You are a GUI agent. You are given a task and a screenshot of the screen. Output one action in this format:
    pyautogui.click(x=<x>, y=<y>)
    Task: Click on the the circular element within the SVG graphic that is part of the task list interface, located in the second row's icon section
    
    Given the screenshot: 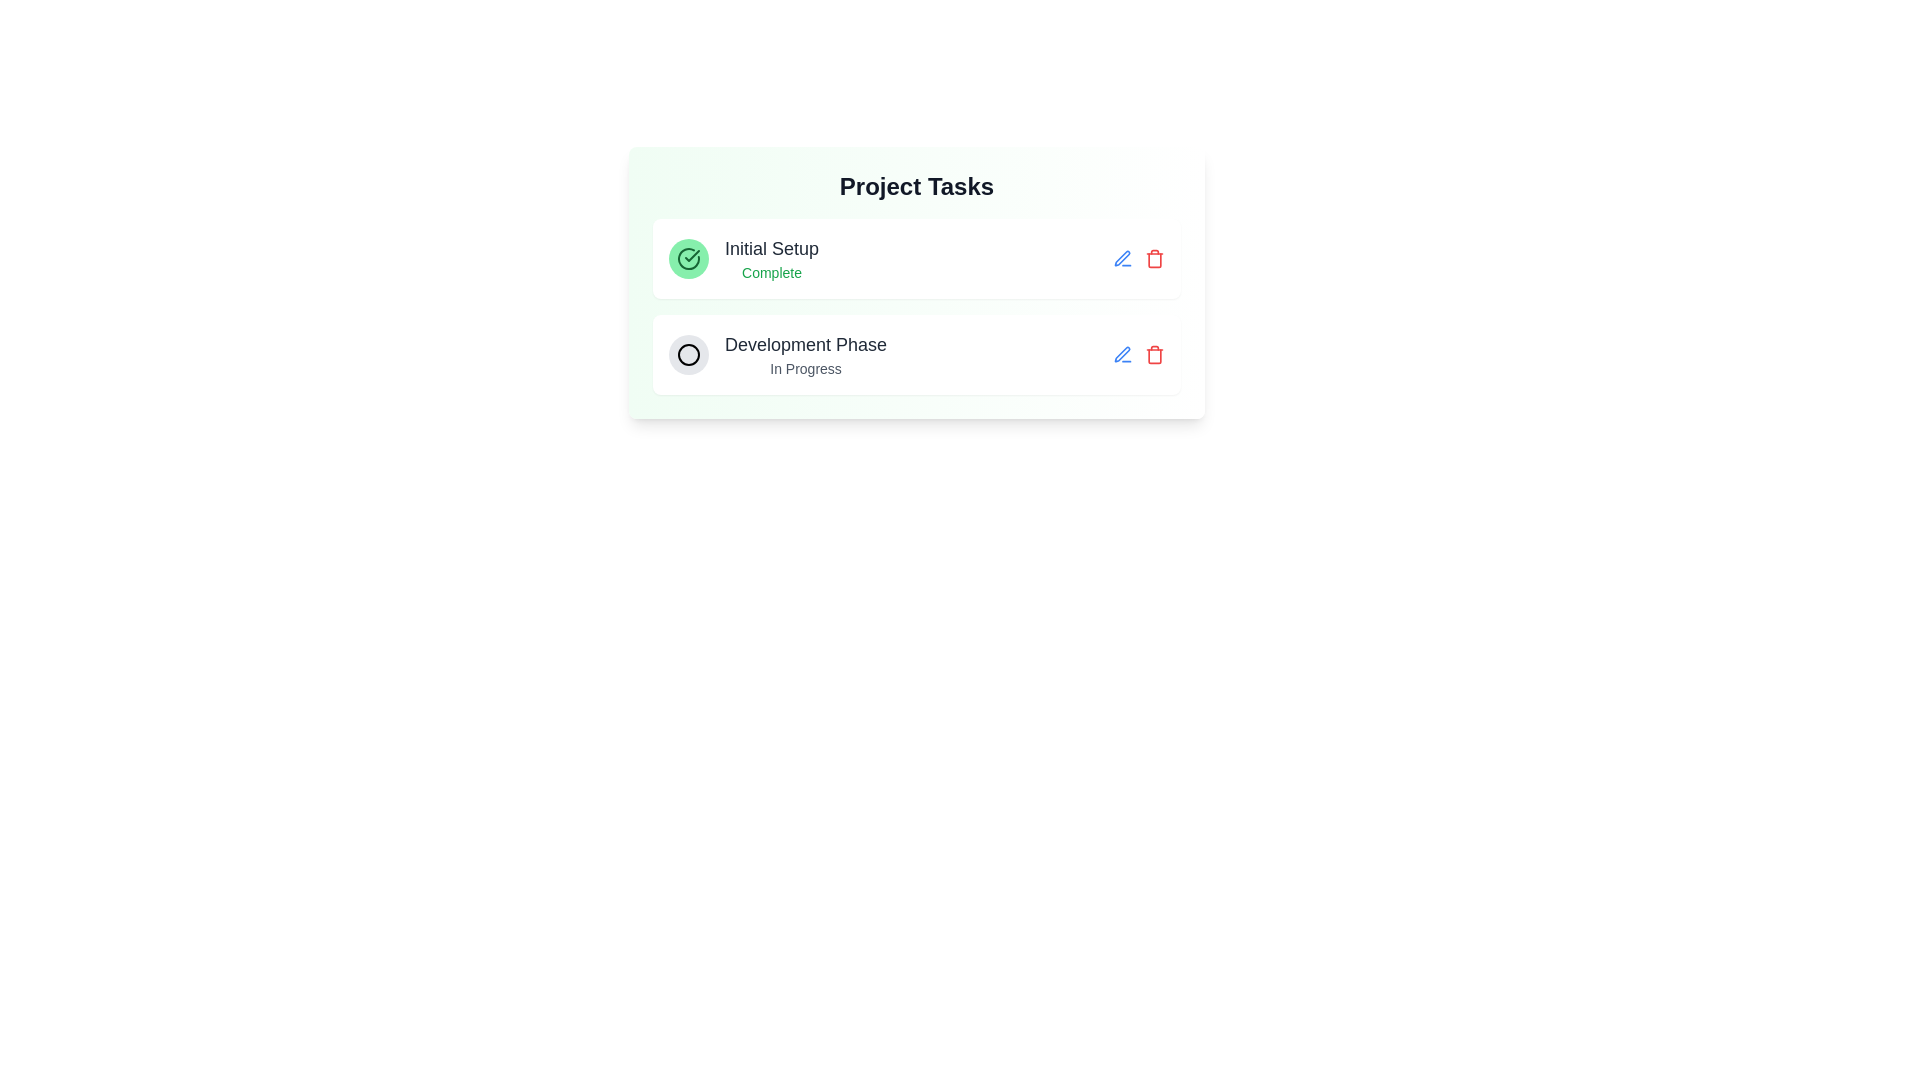 What is the action you would take?
    pyautogui.click(x=689, y=353)
    